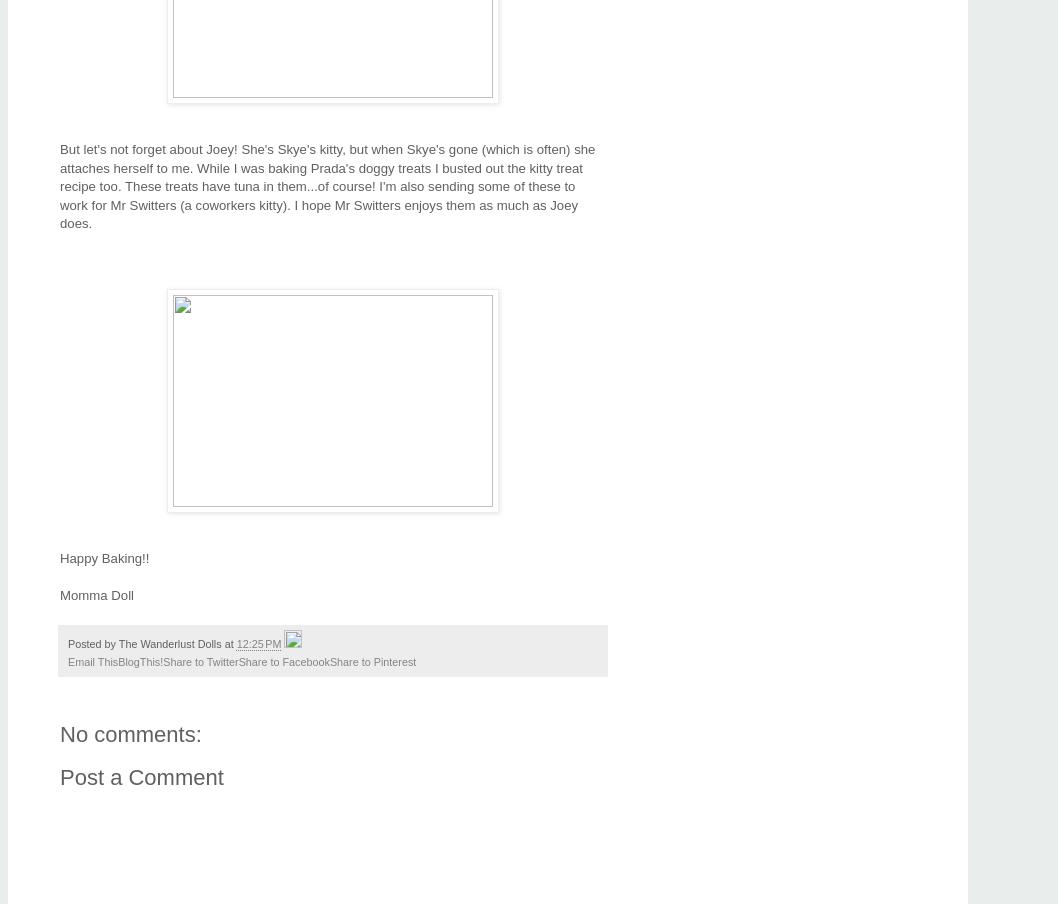  I want to click on 'But let's not forget about Joey! She's Skye's kitty, but when Skye's gone (which is often) she attaches herself to me. While I was baking Prada's doggy treats I busted out the kitty treat recipe too. These treats have tuna in them...of course! I'm also sending some of these to work for Mr Switters (a coworkers kitty). I hope Mr Switters enjoys them as much as Joey does.', so click(59, 186).